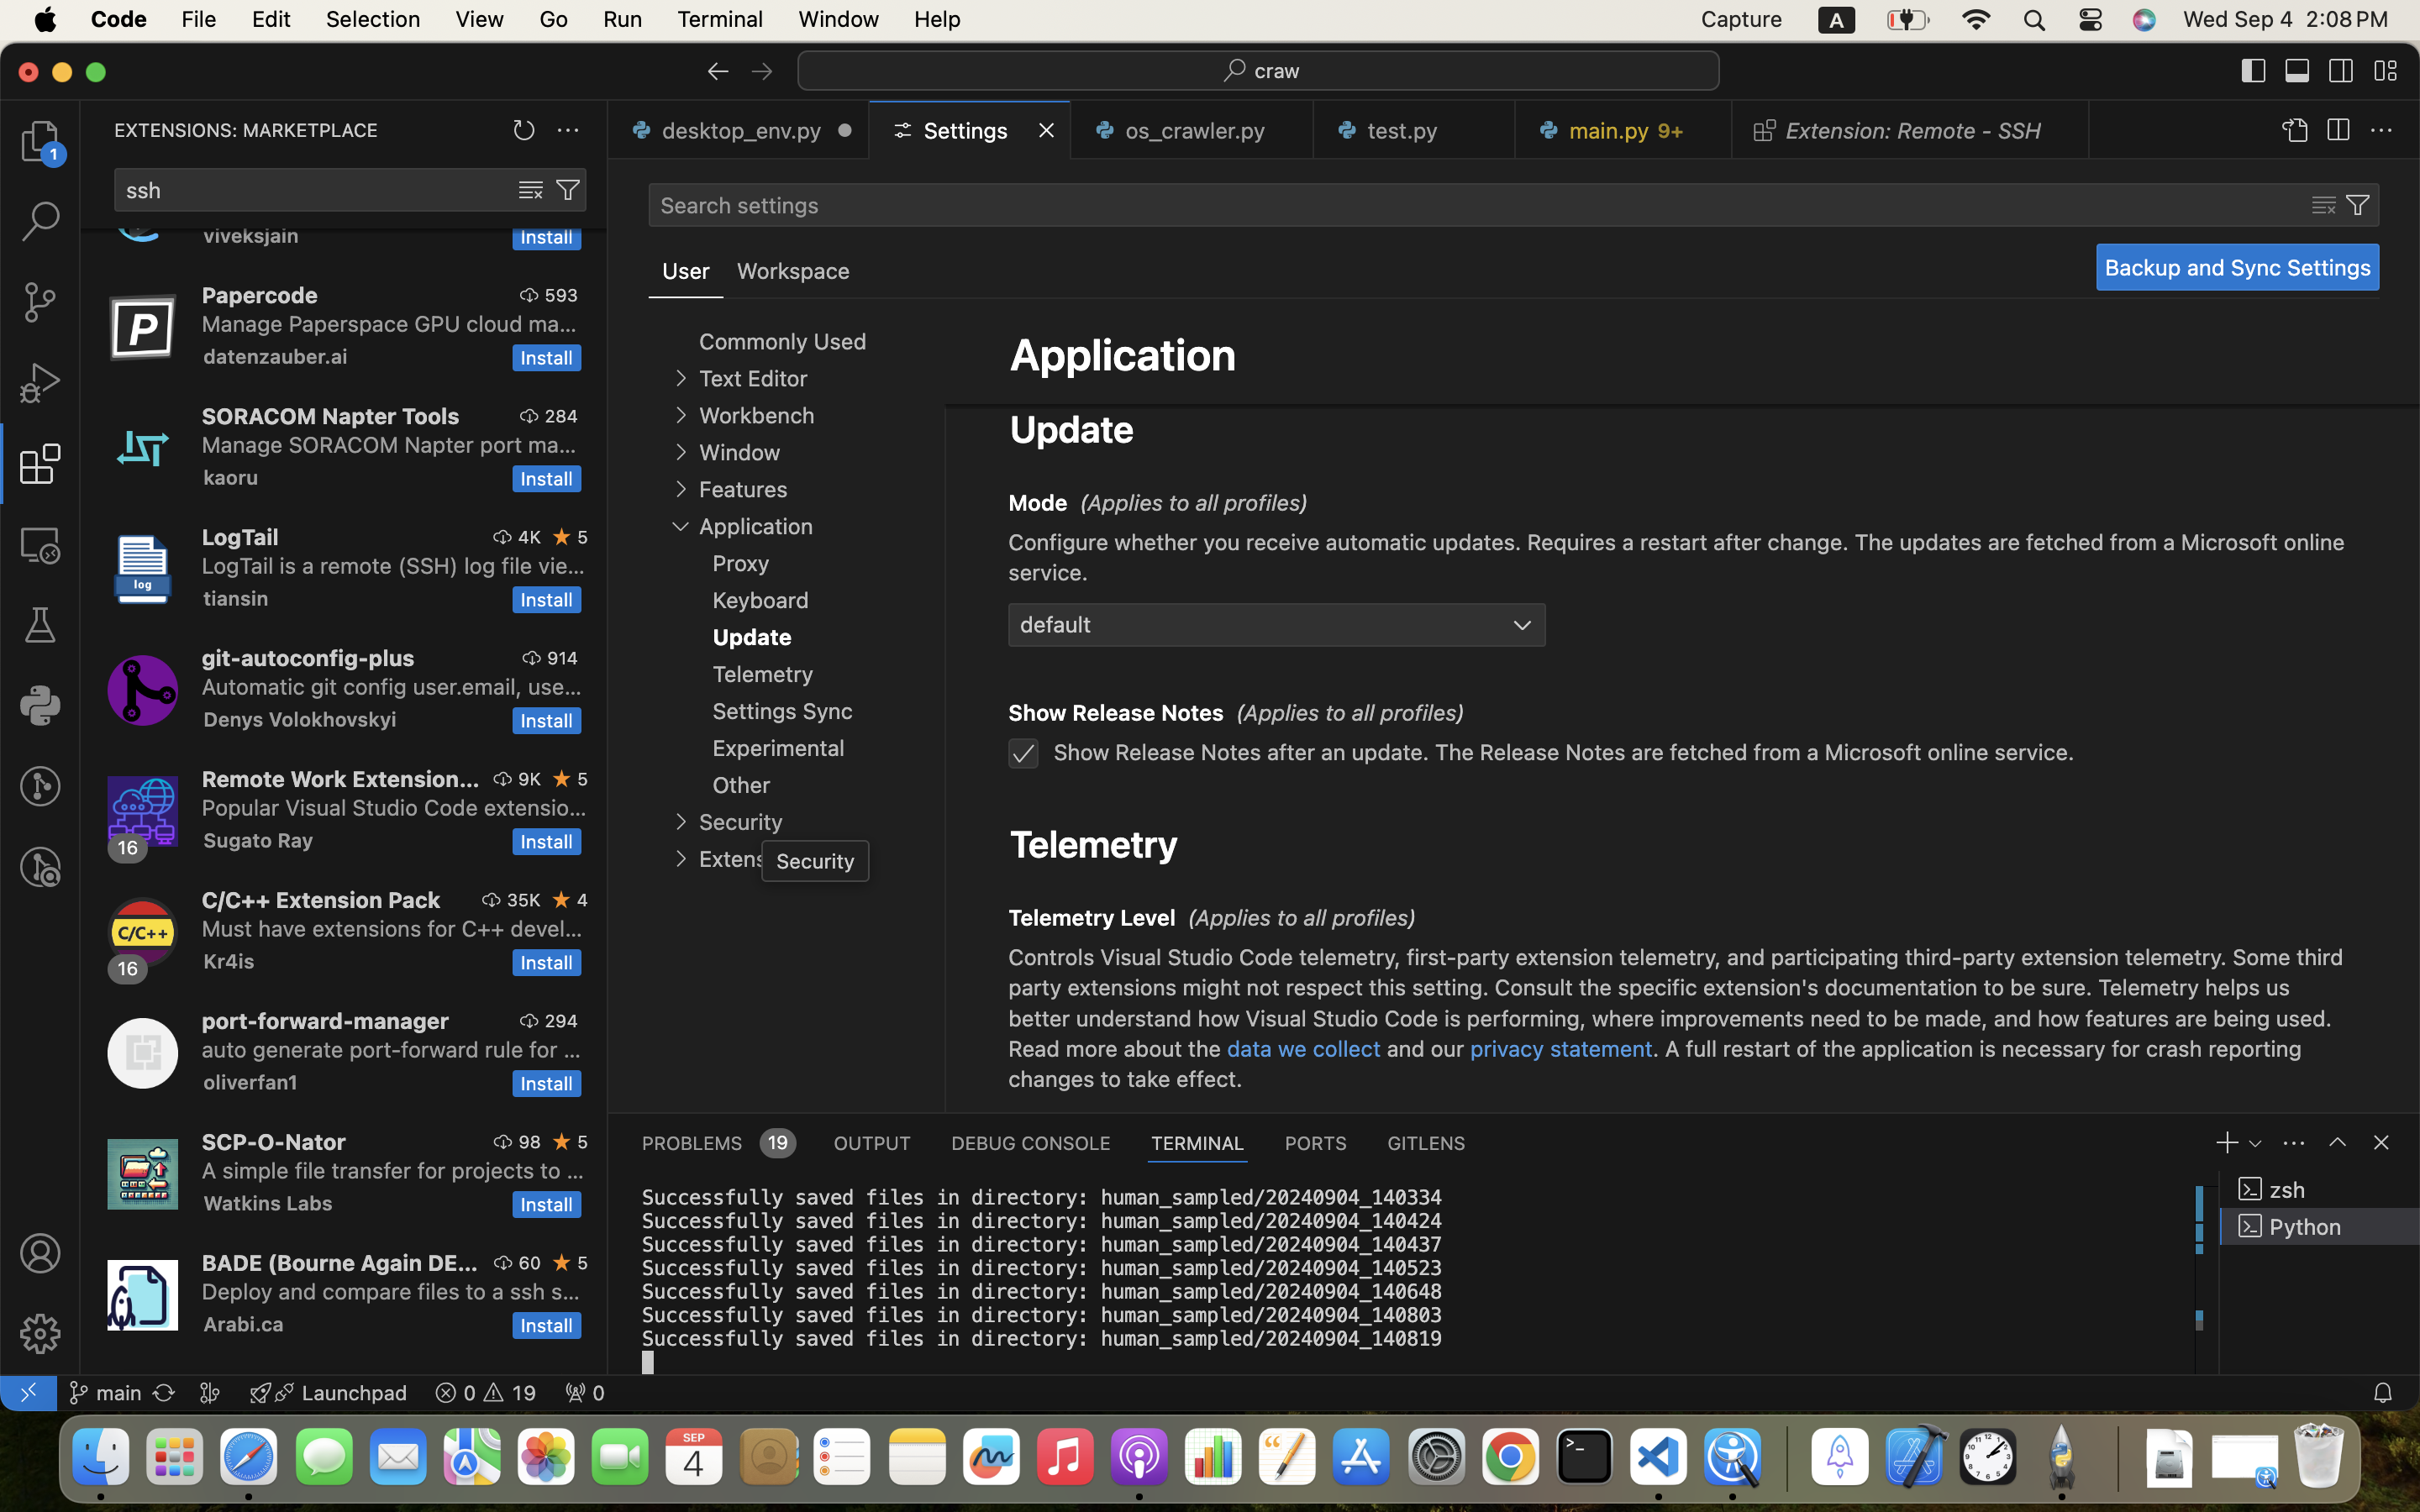 The width and height of the screenshot is (2420, 1512). I want to click on '0 ', so click(39, 302).